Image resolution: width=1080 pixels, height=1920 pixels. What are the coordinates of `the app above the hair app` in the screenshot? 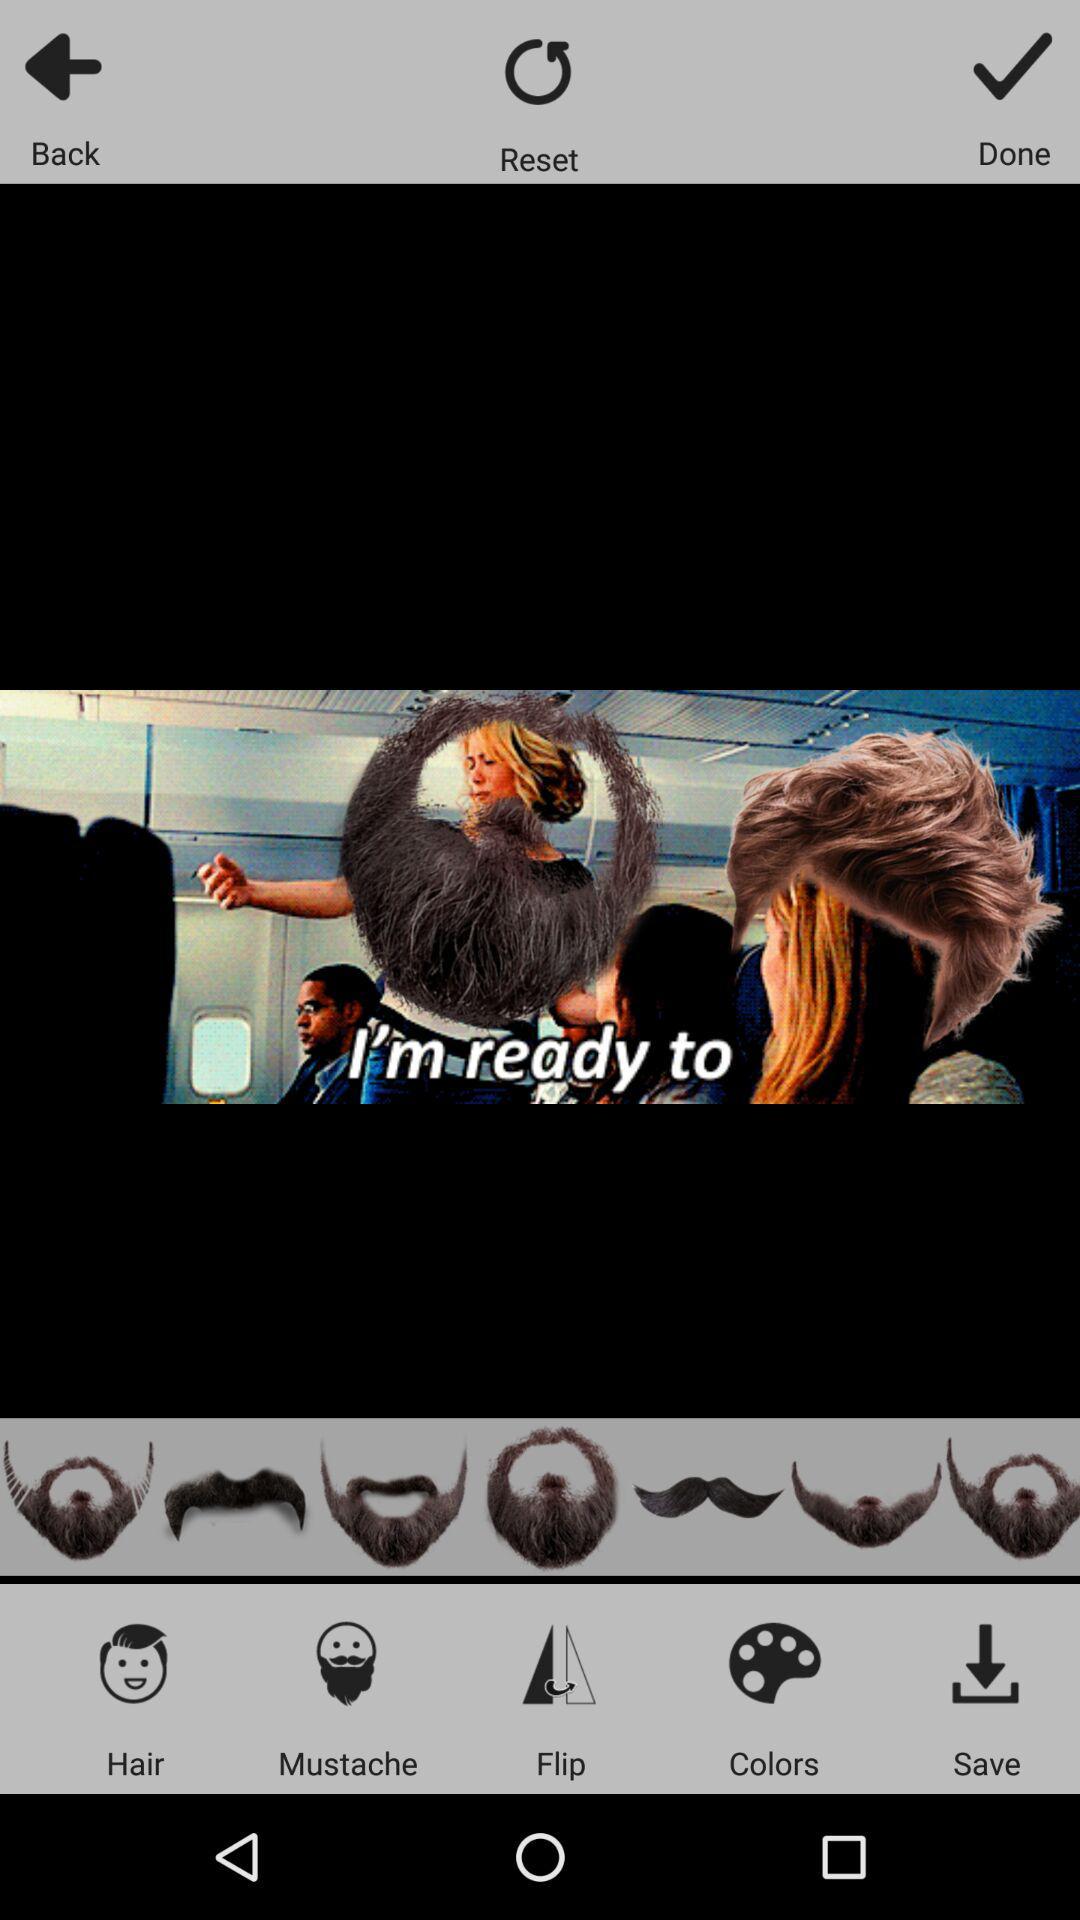 It's located at (135, 1662).